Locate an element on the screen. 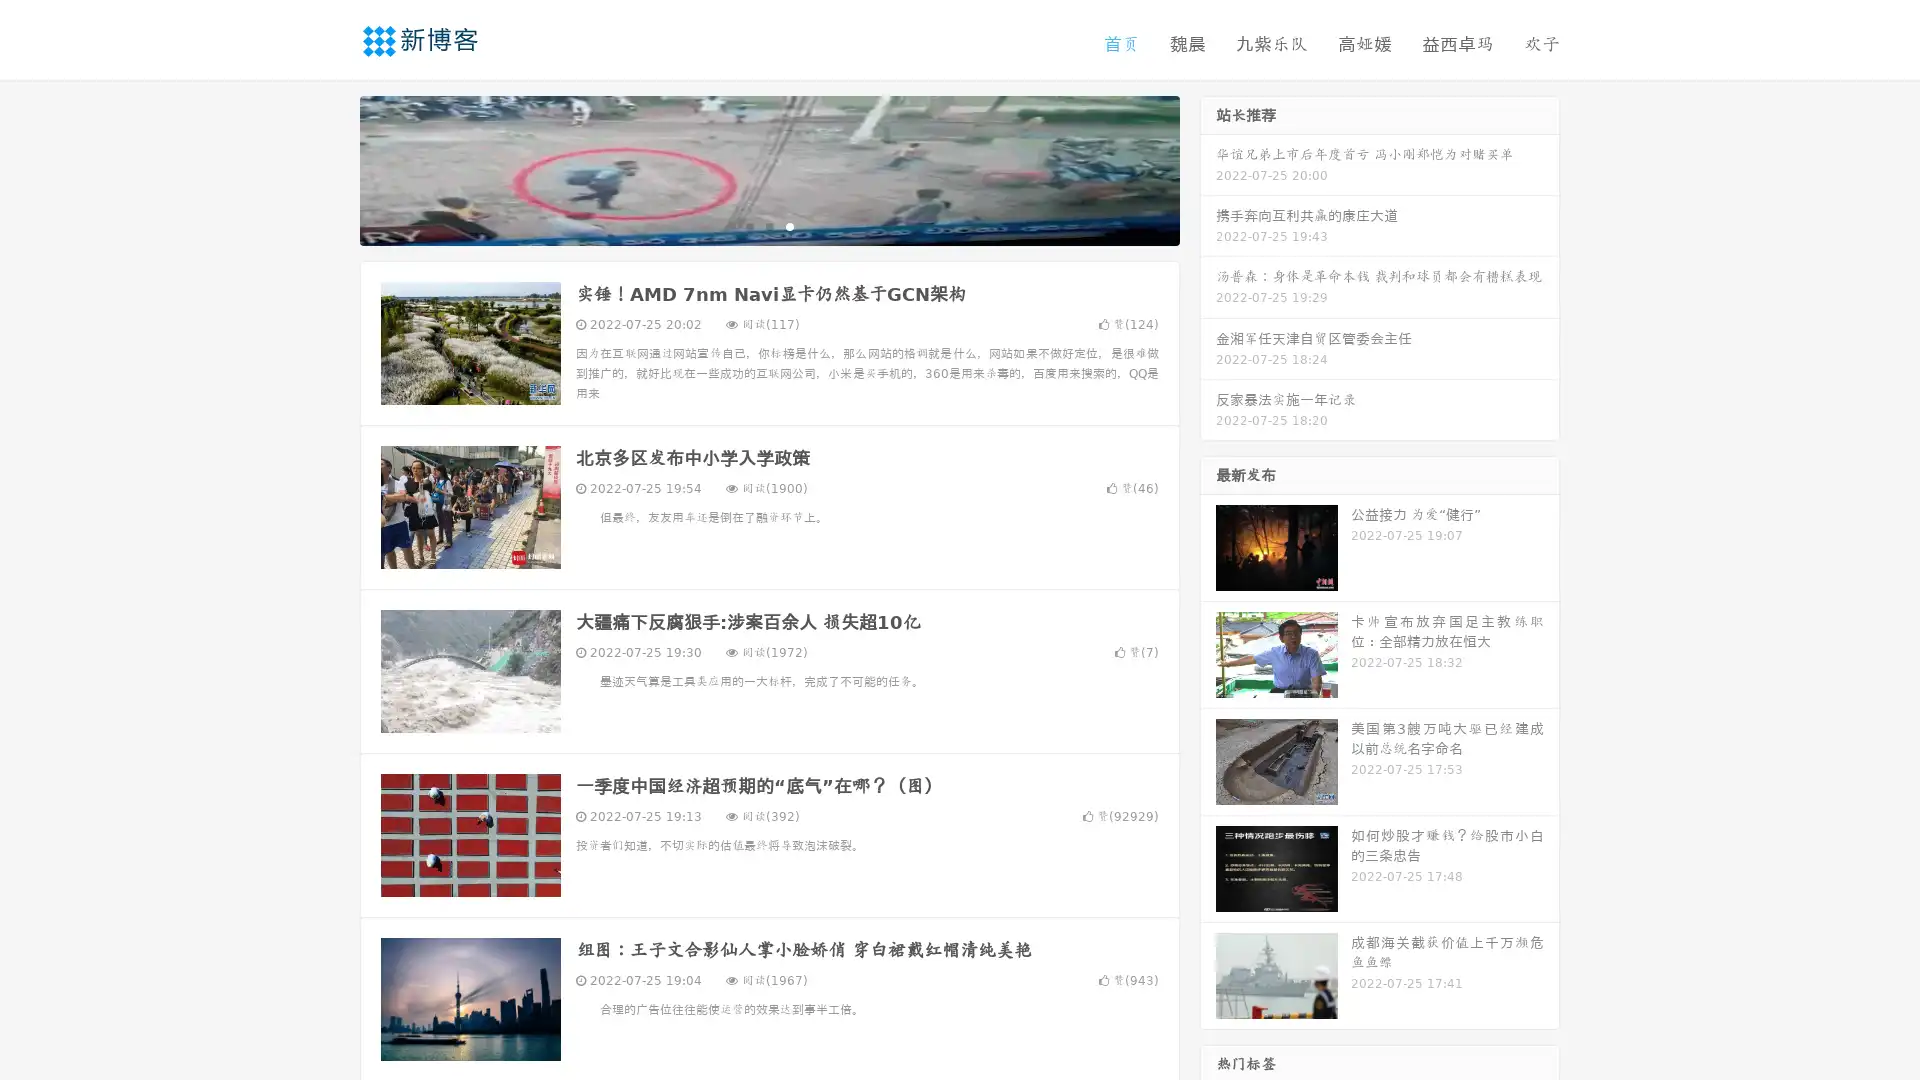 The height and width of the screenshot is (1080, 1920). Next slide is located at coordinates (1208, 168).